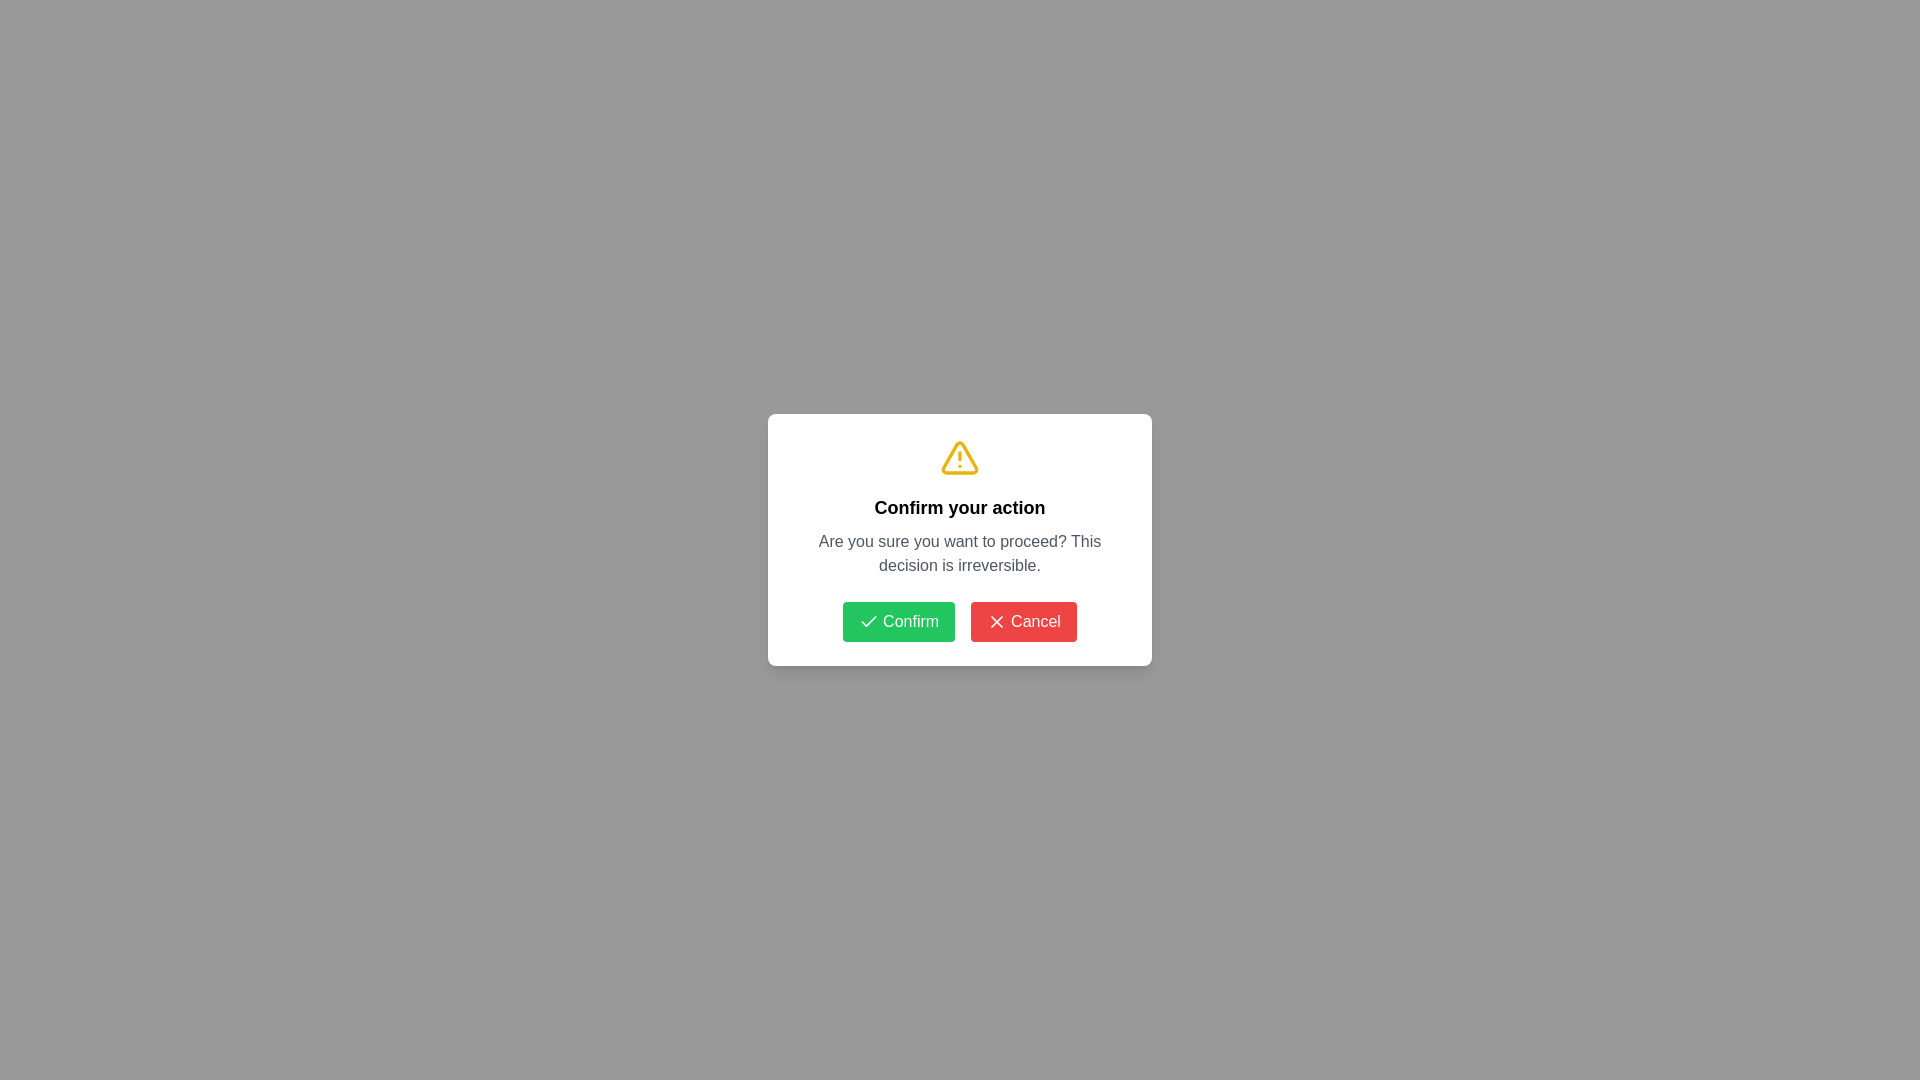 Image resolution: width=1920 pixels, height=1080 pixels. Describe the element at coordinates (898, 620) in the screenshot. I see `the confirmation button located in the modal dialog, which is positioned on the left side of the 'Cancel' button` at that location.